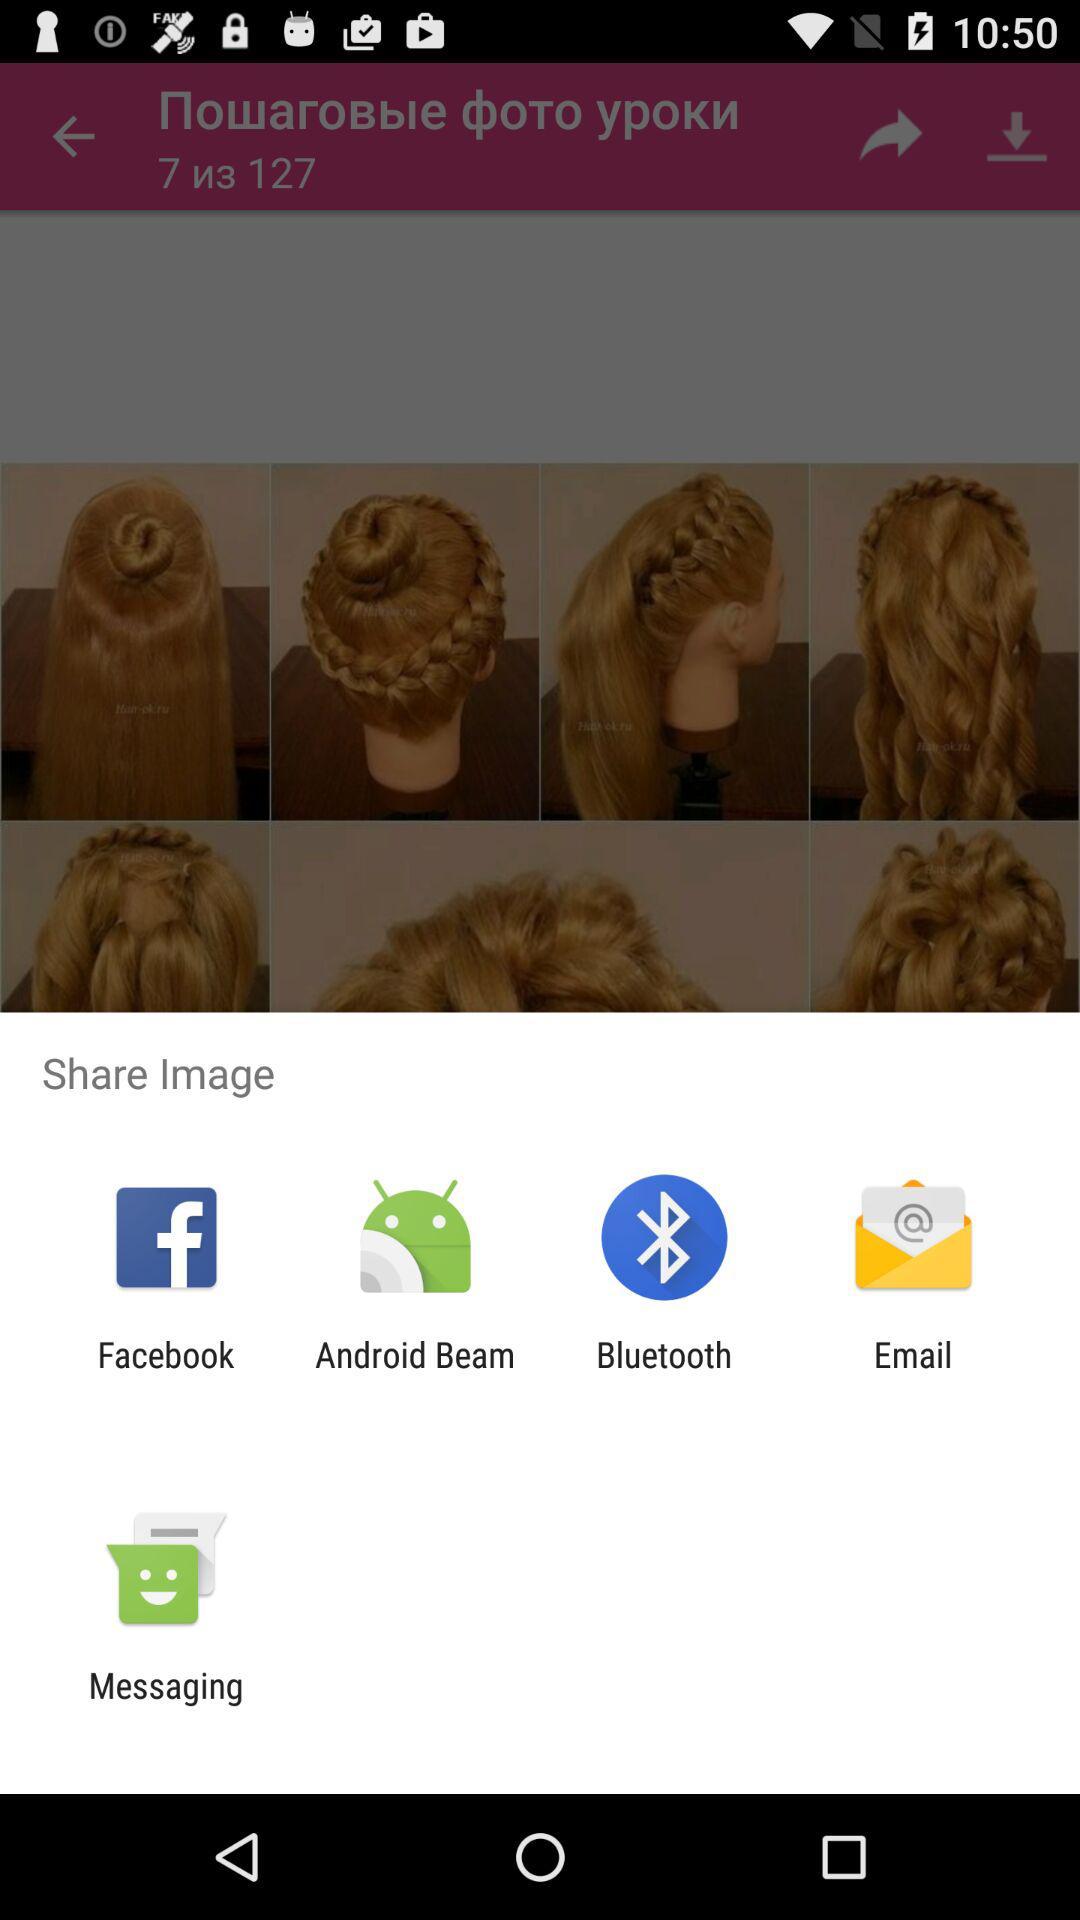 The width and height of the screenshot is (1080, 1920). What do you see at coordinates (664, 1374) in the screenshot?
I see `item to the right of android beam icon` at bounding box center [664, 1374].